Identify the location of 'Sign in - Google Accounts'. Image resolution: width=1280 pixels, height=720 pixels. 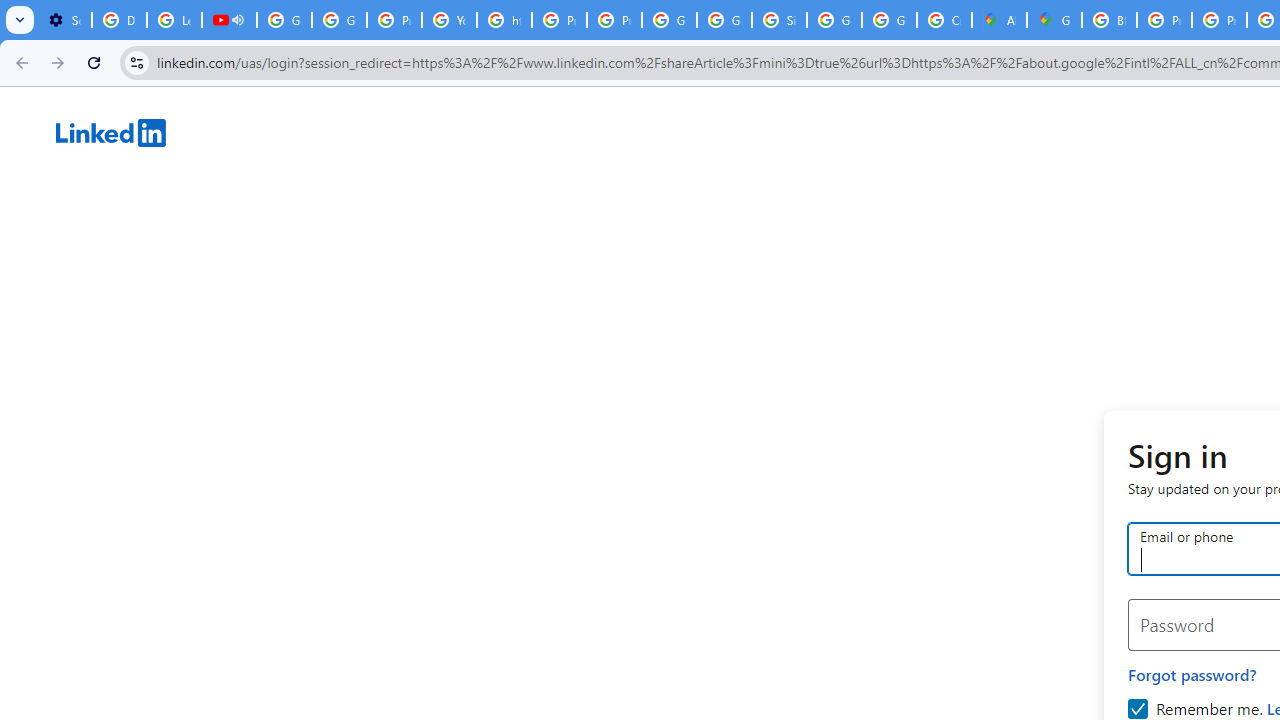
(778, 20).